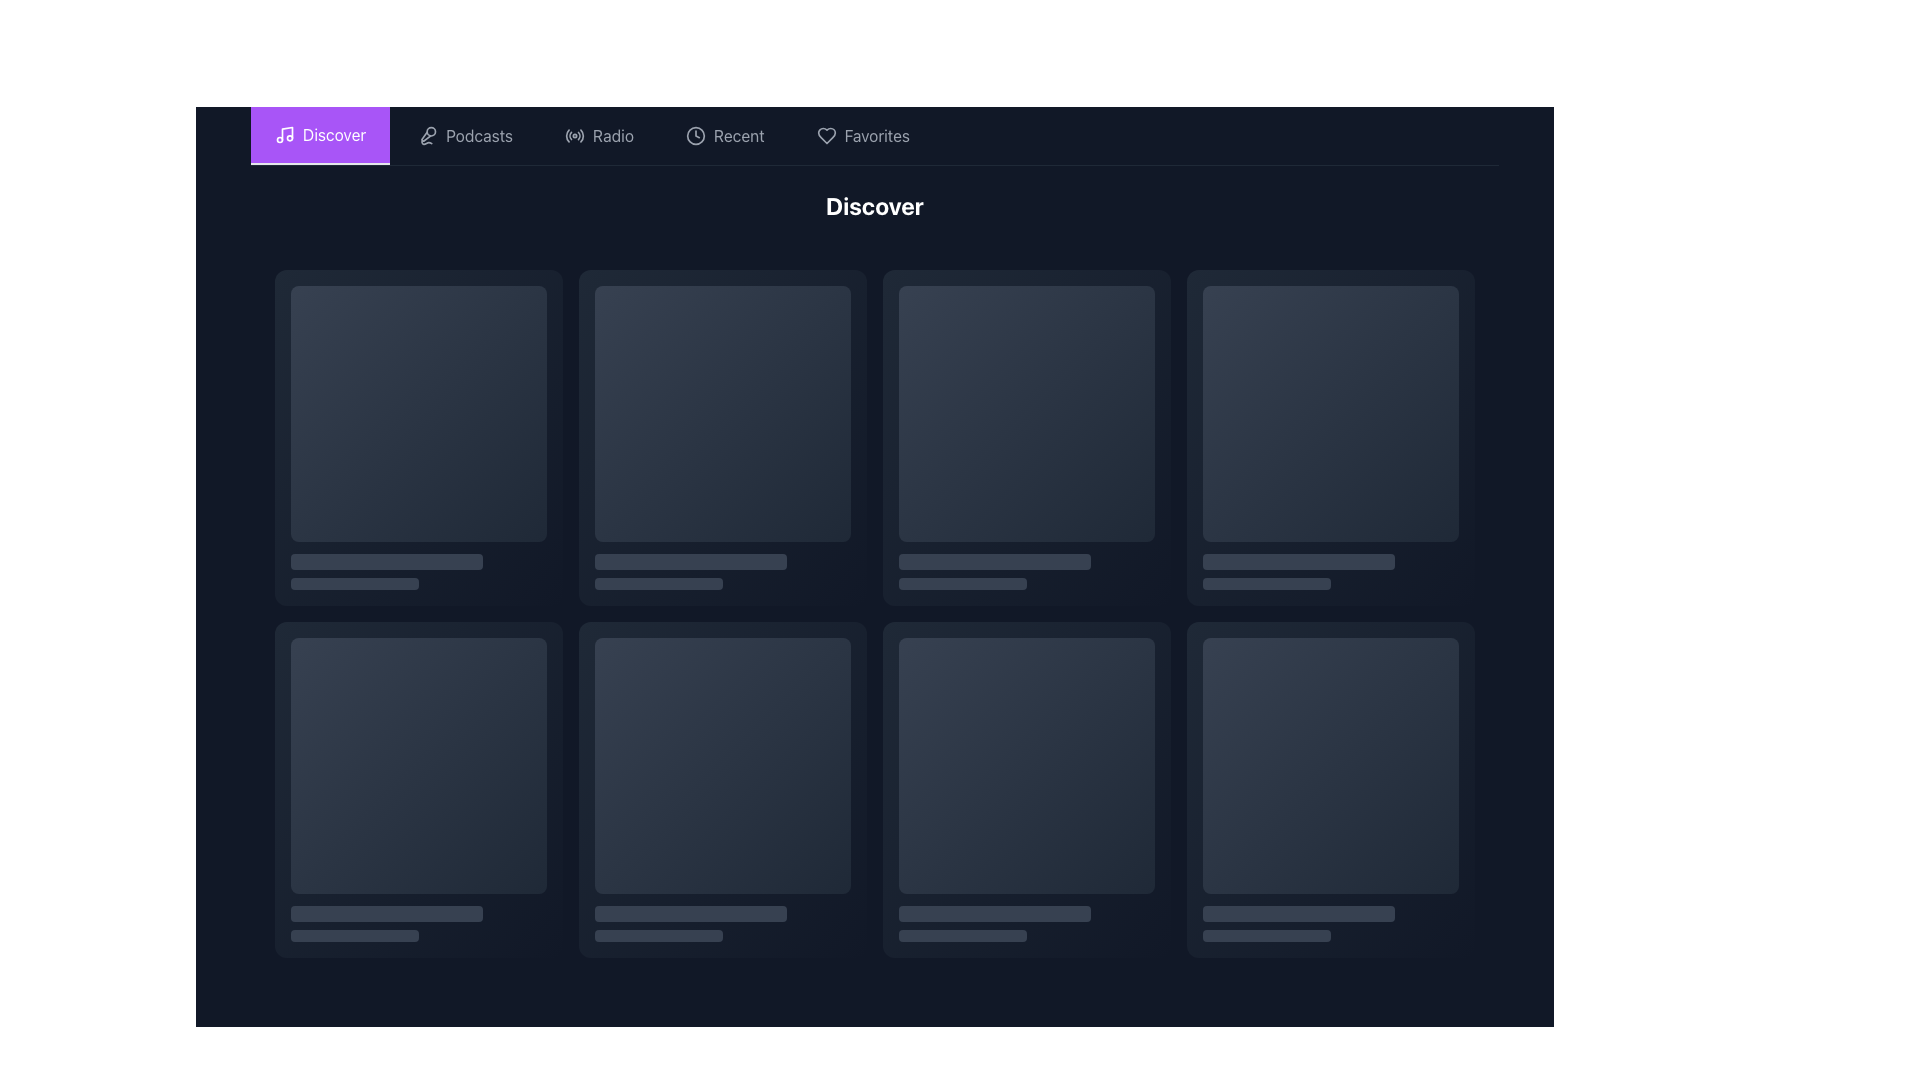  What do you see at coordinates (738, 135) in the screenshot?
I see `the 'Recent' text label in the navigation menu` at bounding box center [738, 135].